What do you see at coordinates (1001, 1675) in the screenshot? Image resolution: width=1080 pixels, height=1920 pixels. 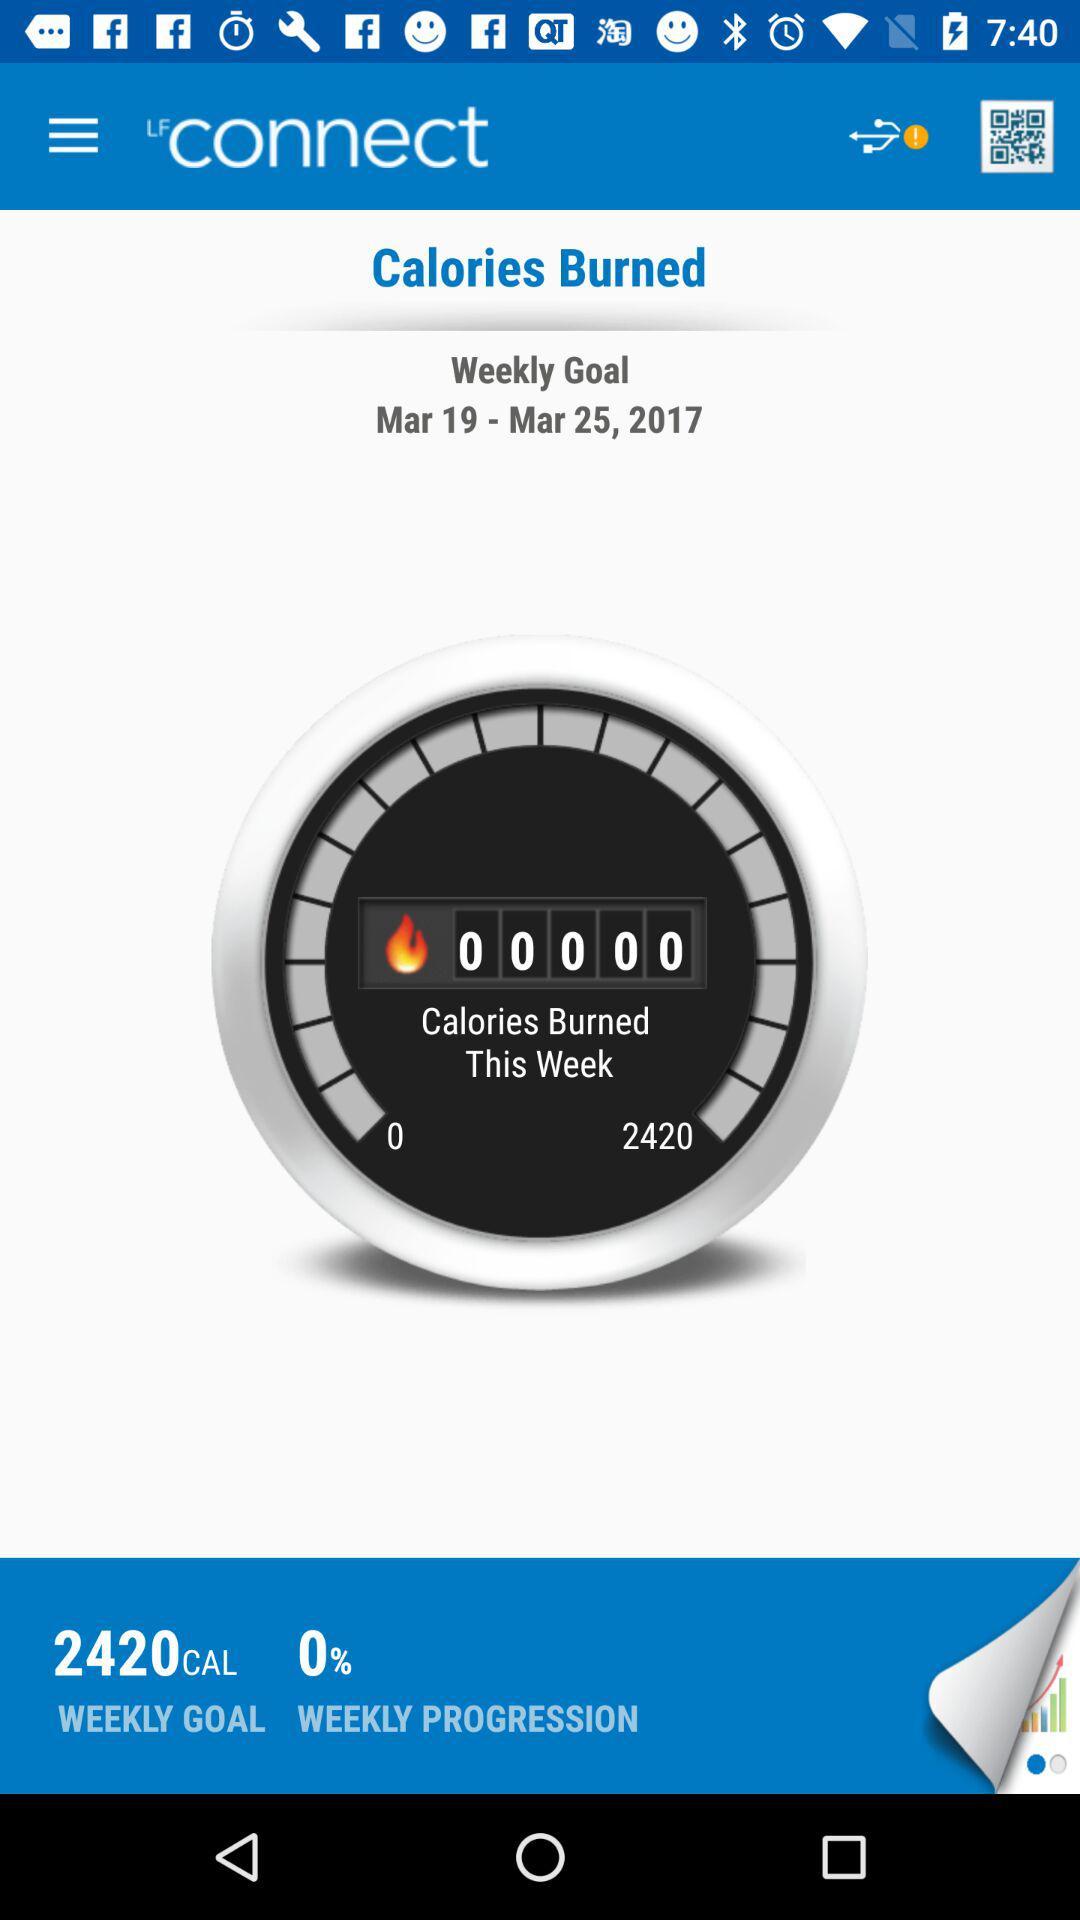 I see `the send icon` at bounding box center [1001, 1675].